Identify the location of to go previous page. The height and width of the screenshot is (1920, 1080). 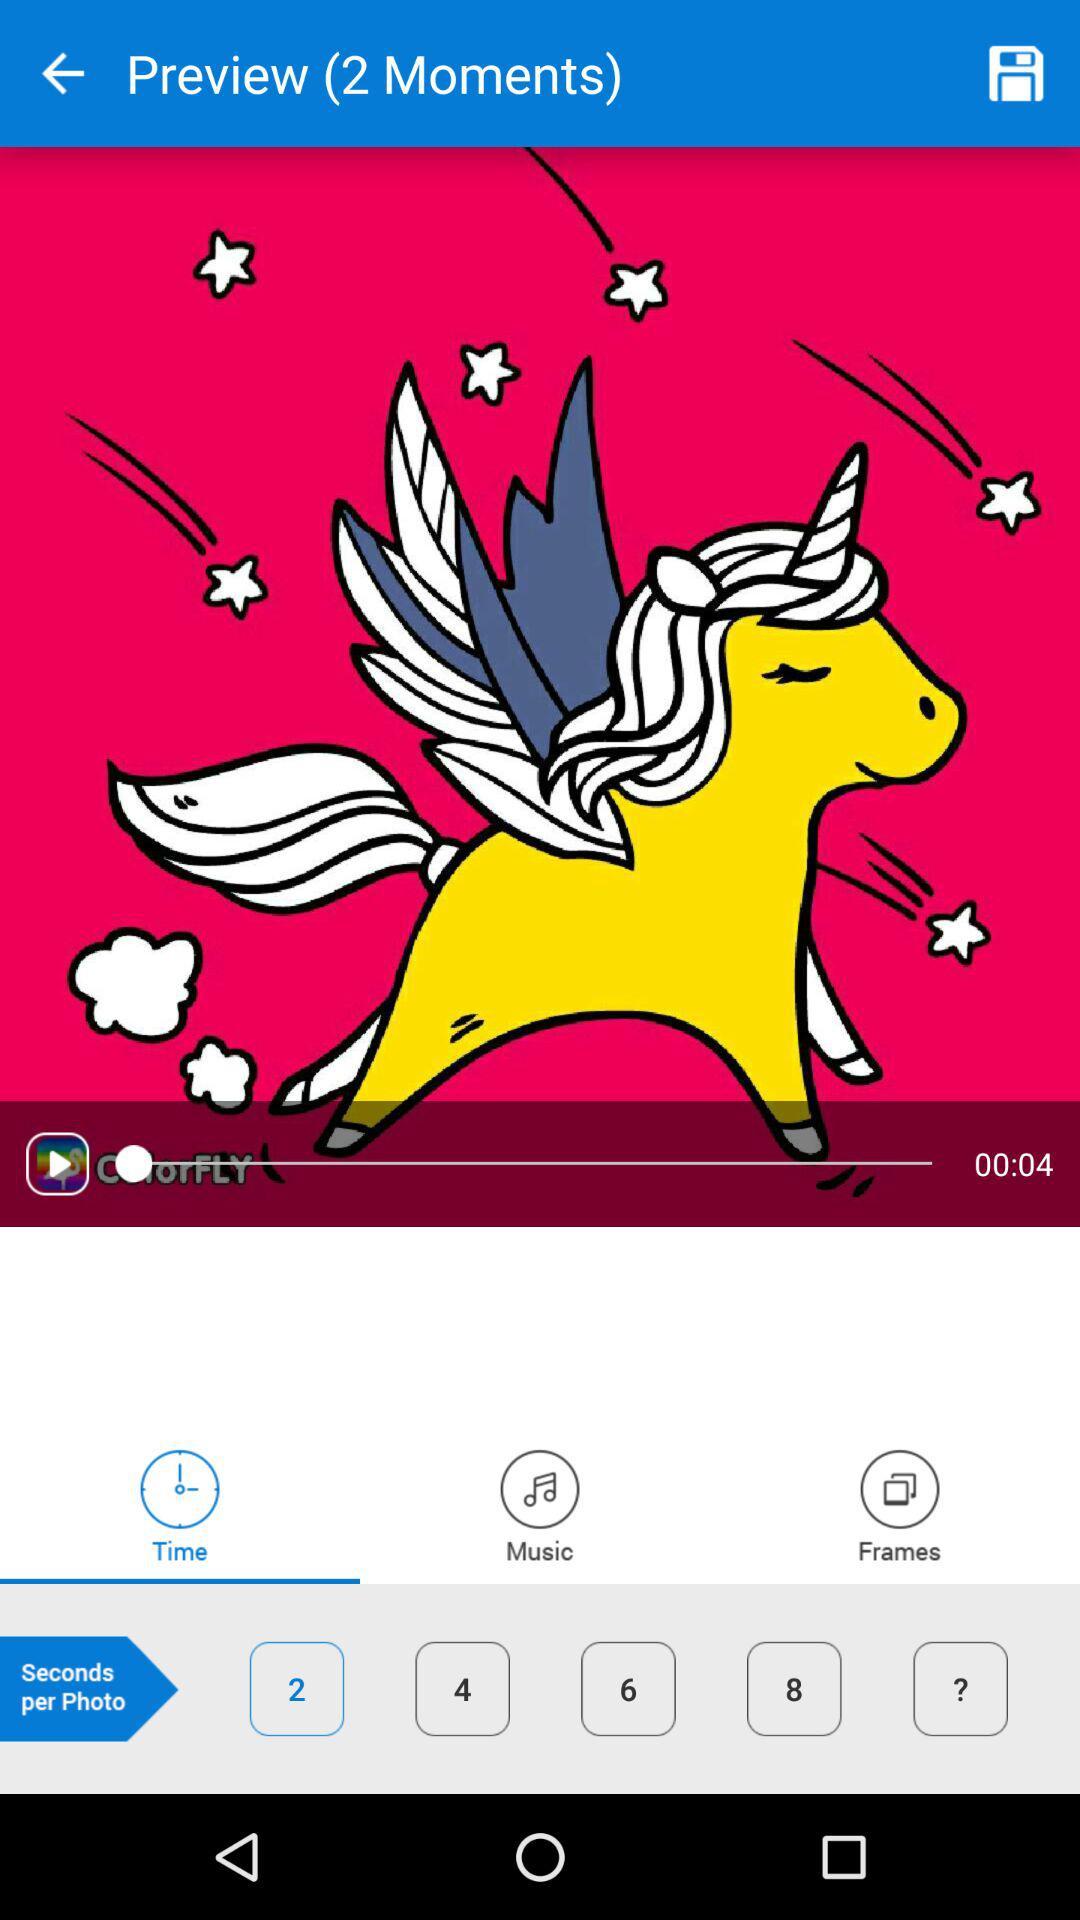
(61, 73).